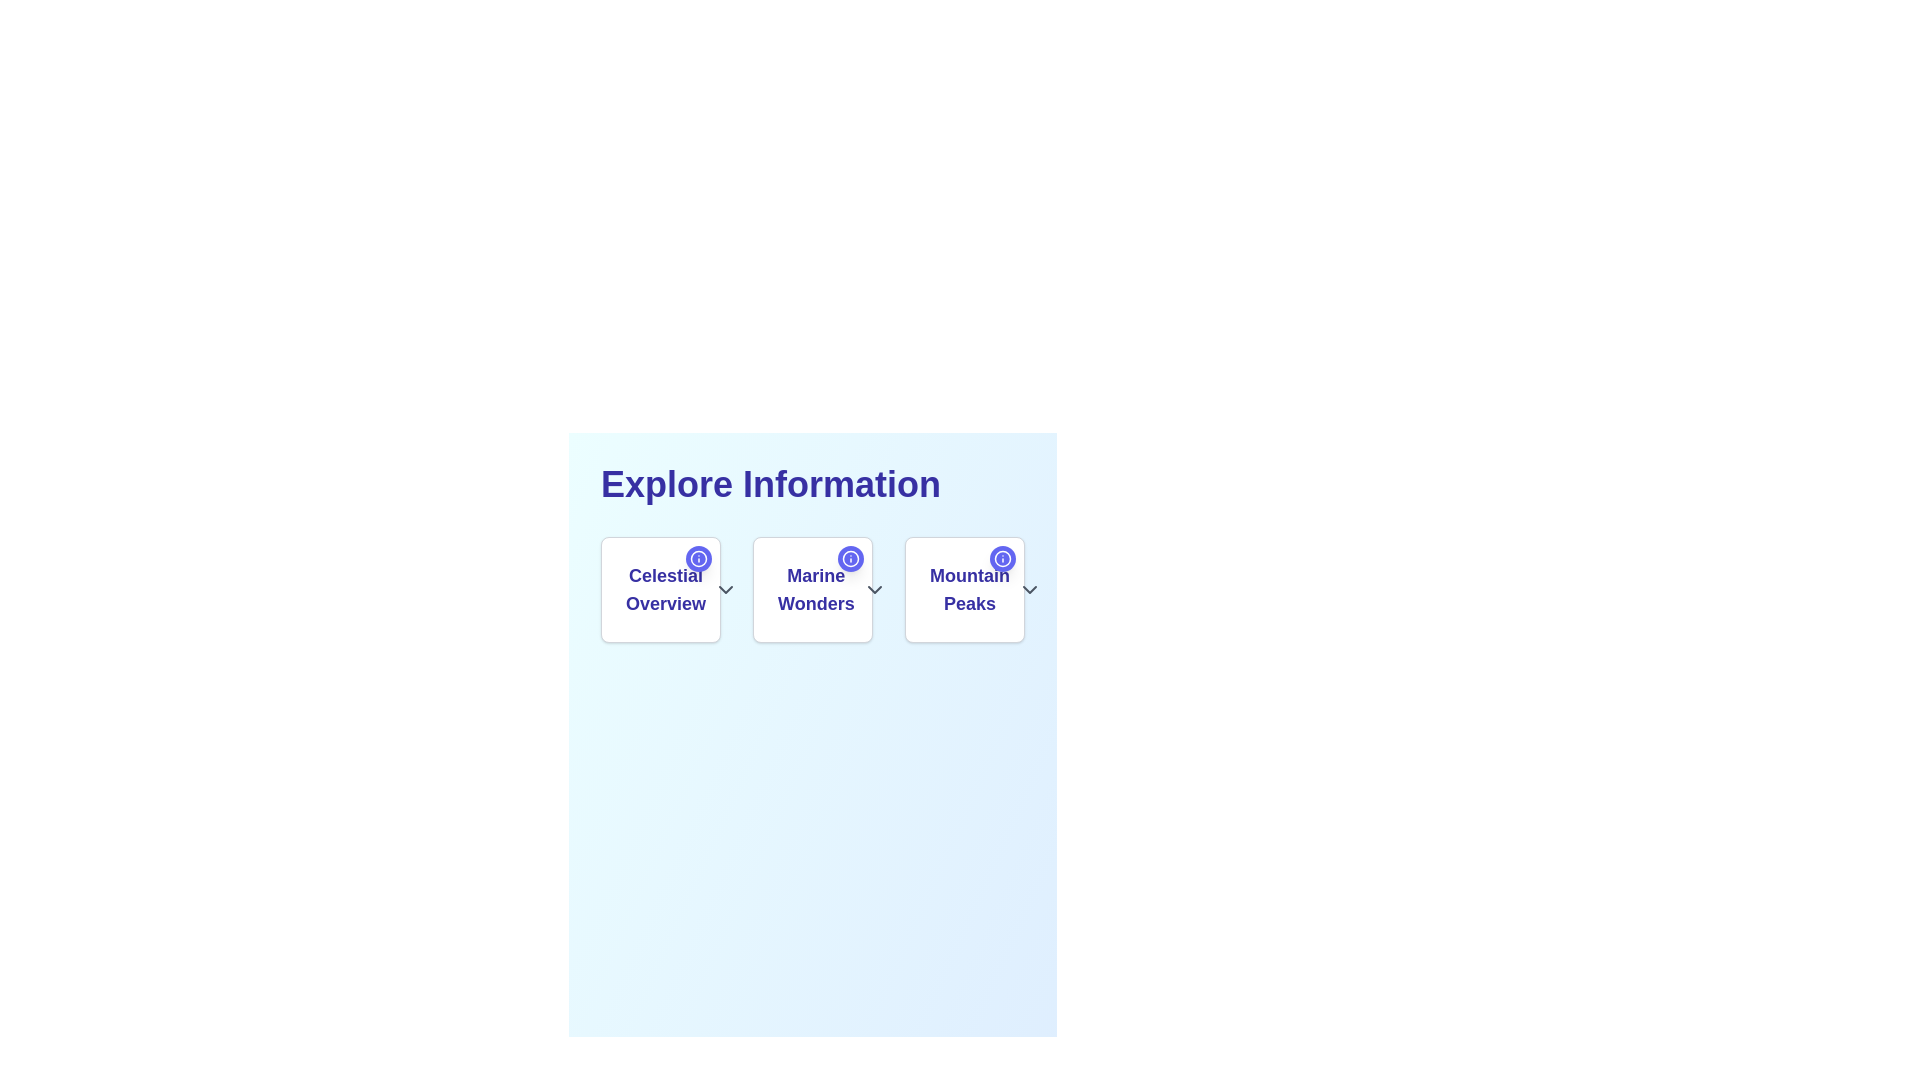  What do you see at coordinates (812, 589) in the screenshot?
I see `the 'Marine Wonders' card element, which is the second card in a horizontal list` at bounding box center [812, 589].